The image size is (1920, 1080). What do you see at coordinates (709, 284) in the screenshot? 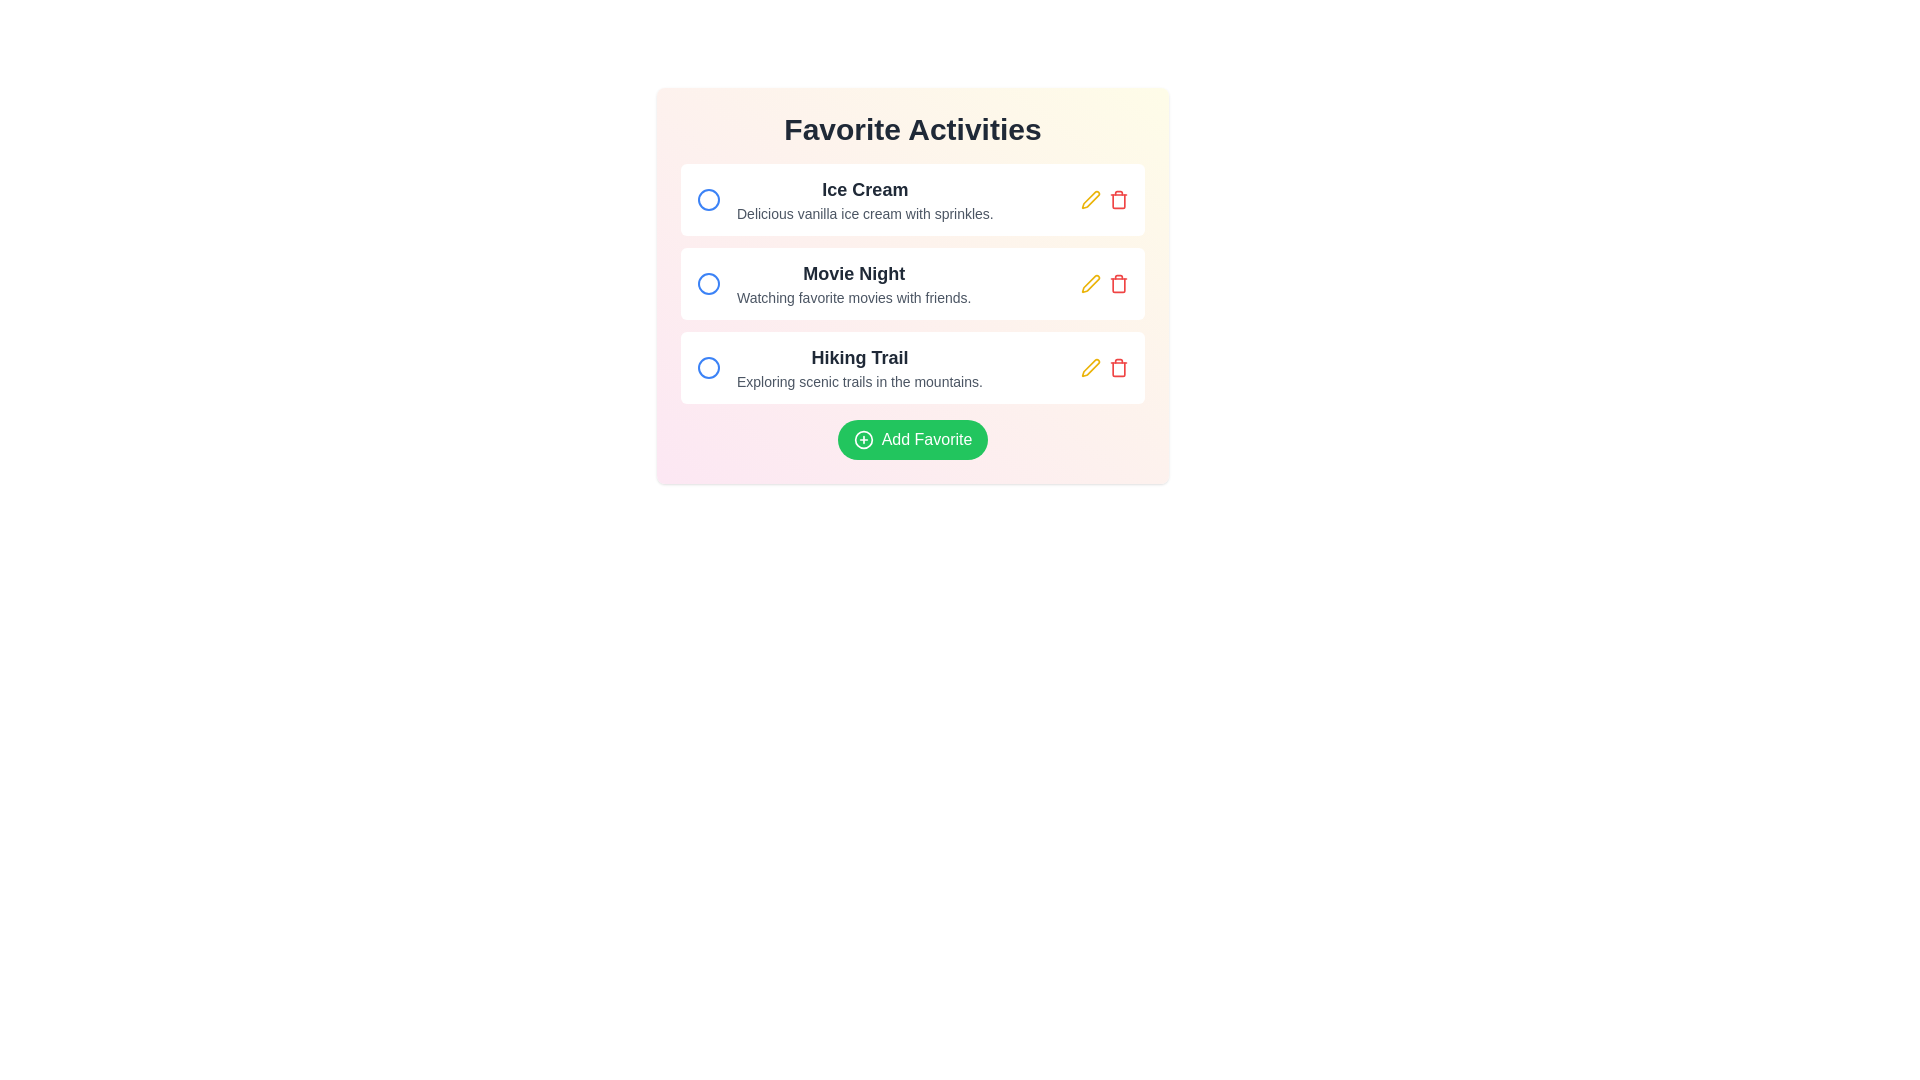
I see `the selectable icon or radio button, which is a circle with a blue outline located in the second row of the 'Favorite Activities' list` at bounding box center [709, 284].